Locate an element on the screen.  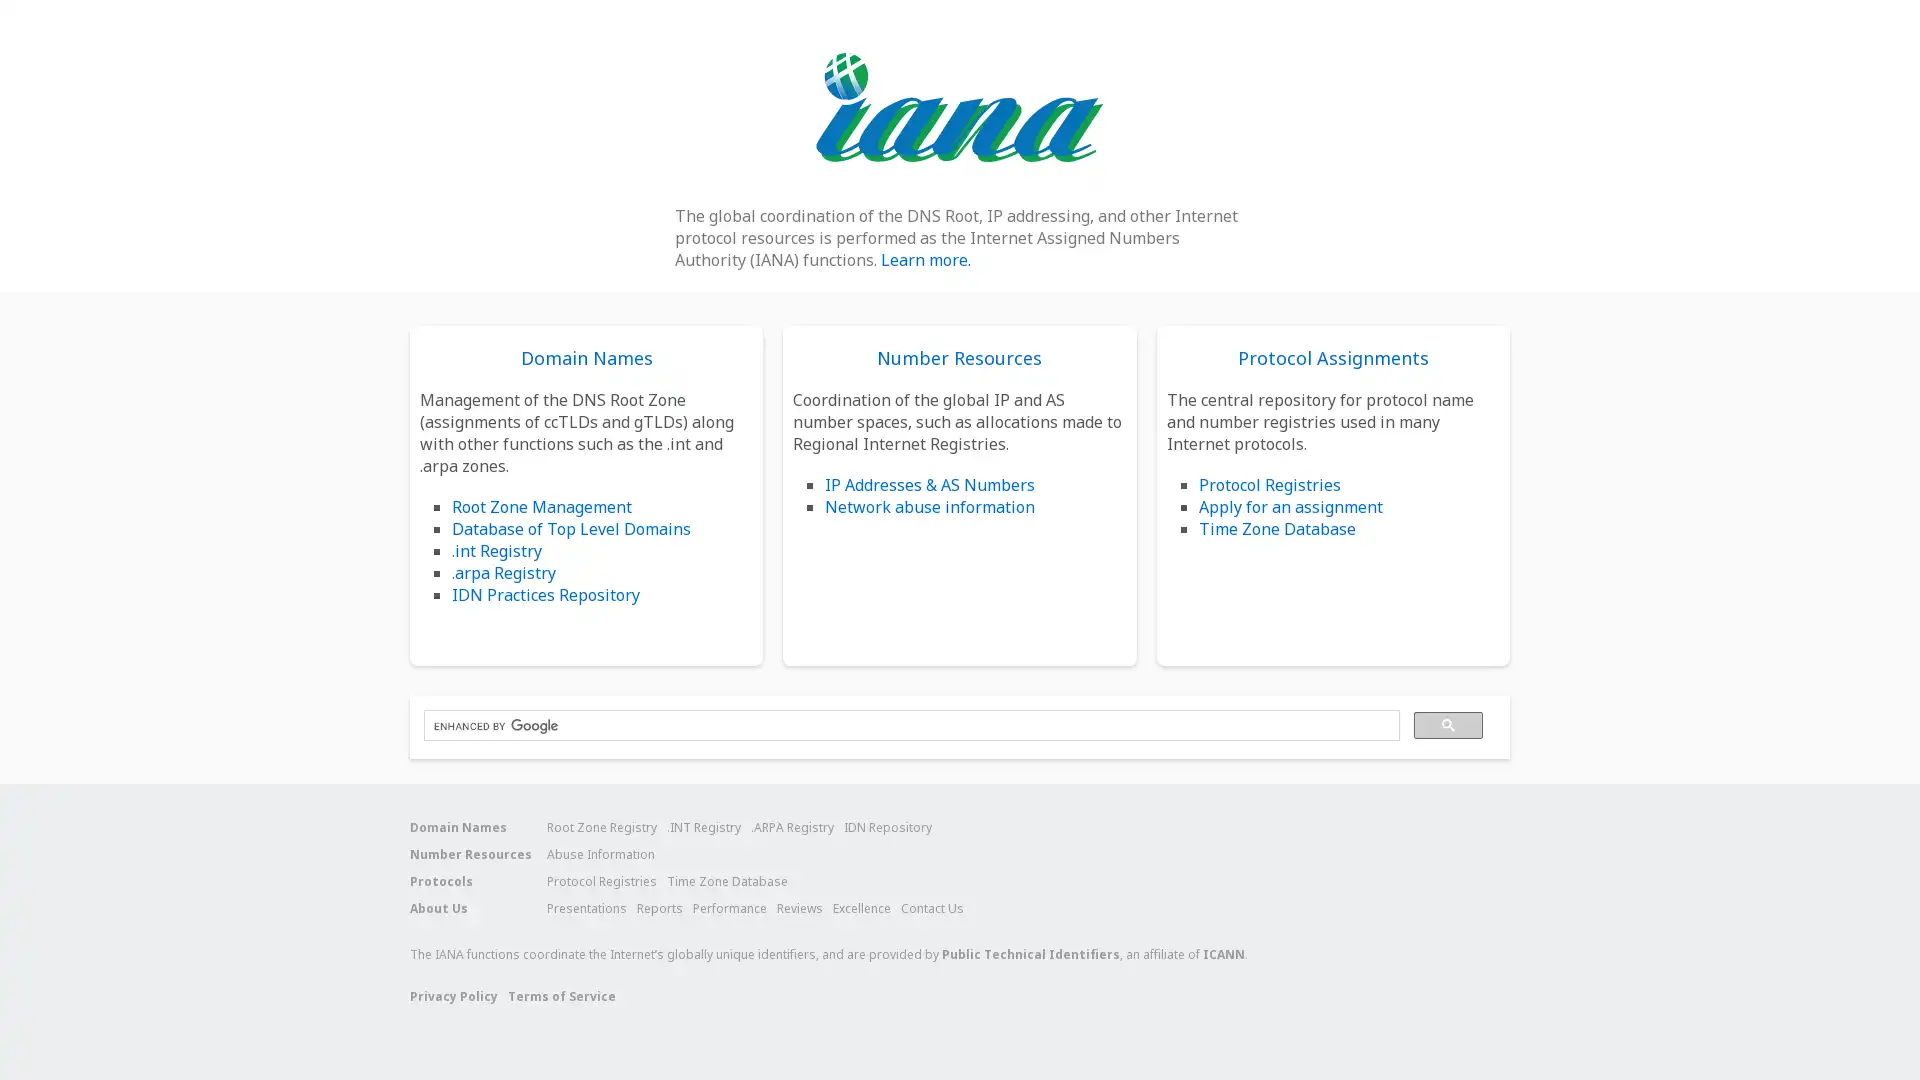
search is located at coordinates (1448, 725).